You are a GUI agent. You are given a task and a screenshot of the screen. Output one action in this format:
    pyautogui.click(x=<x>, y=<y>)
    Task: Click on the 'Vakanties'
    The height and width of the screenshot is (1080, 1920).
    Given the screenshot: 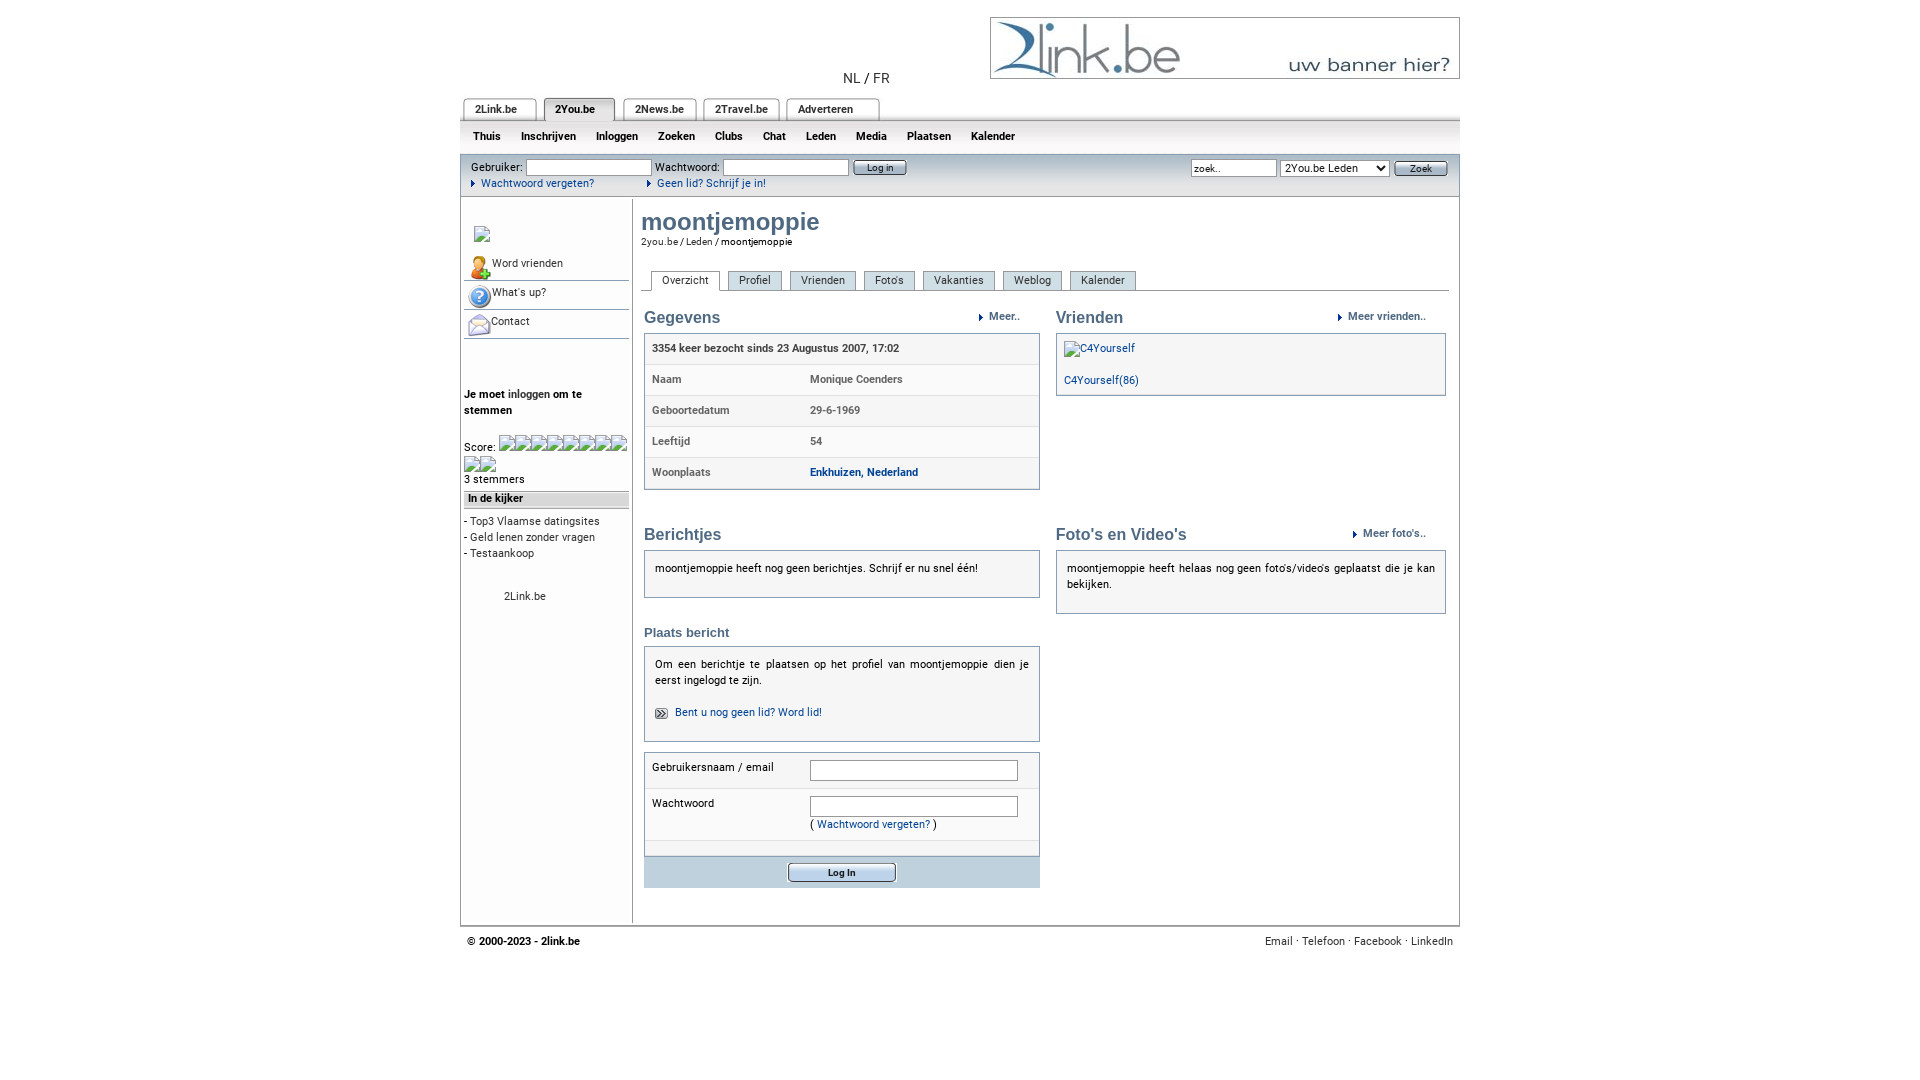 What is the action you would take?
    pyautogui.click(x=958, y=281)
    